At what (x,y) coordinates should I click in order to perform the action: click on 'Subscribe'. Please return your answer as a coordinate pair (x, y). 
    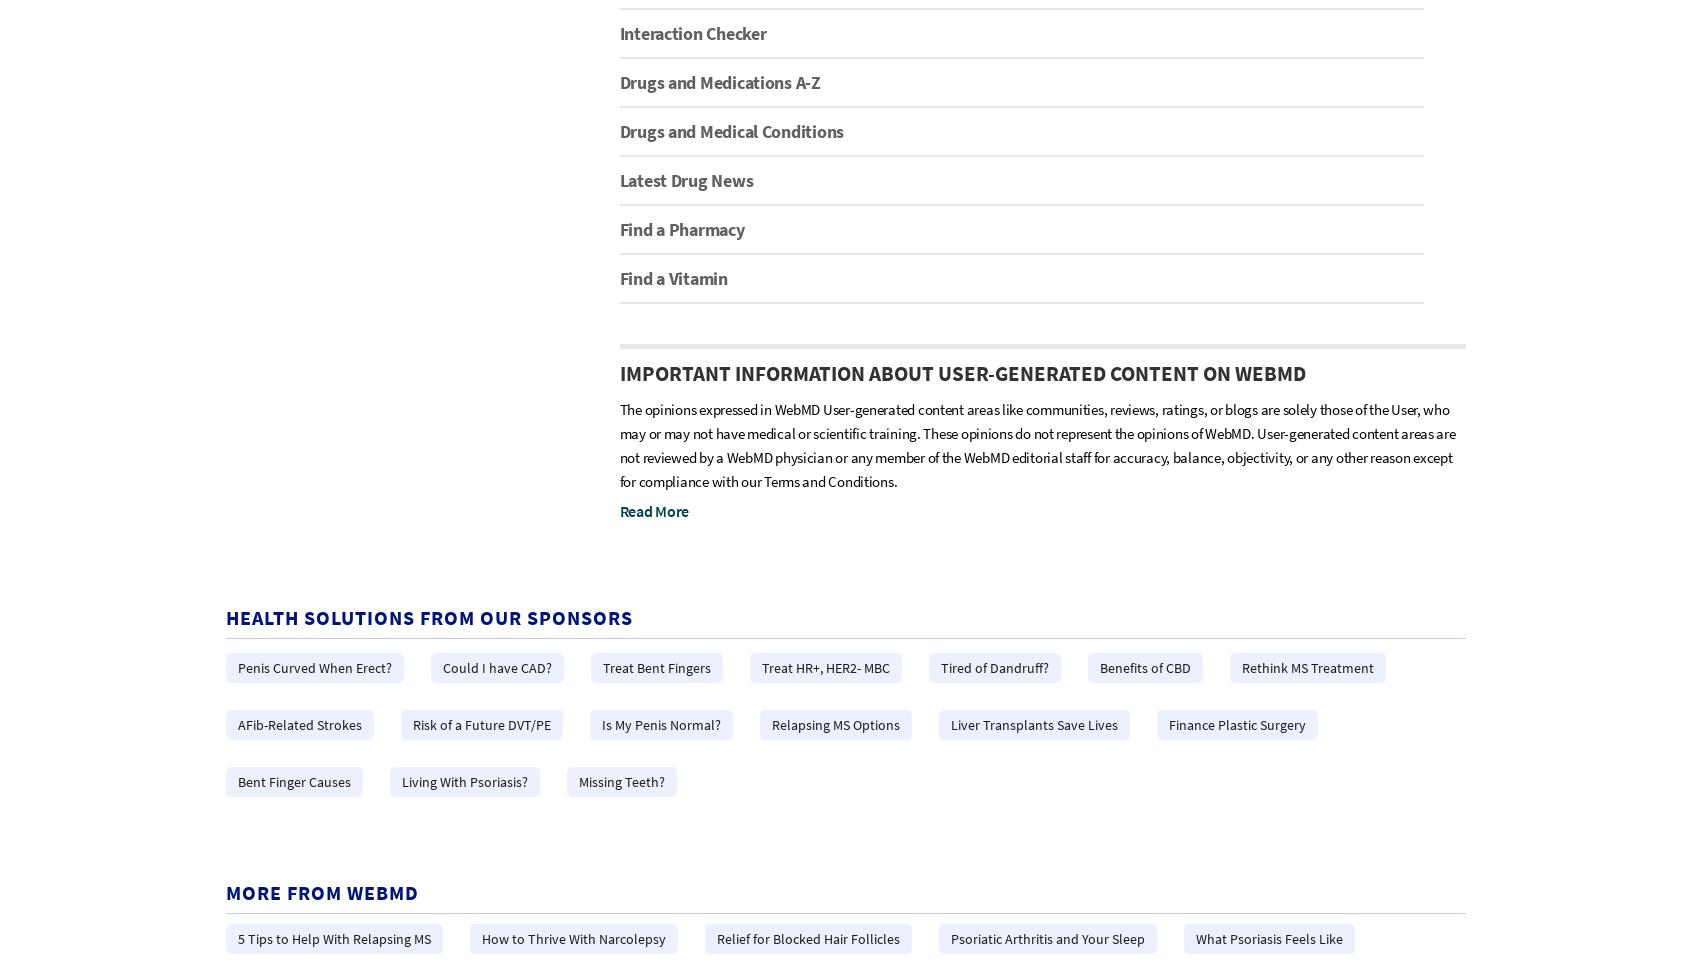
    Looking at the image, I should click on (684, 523).